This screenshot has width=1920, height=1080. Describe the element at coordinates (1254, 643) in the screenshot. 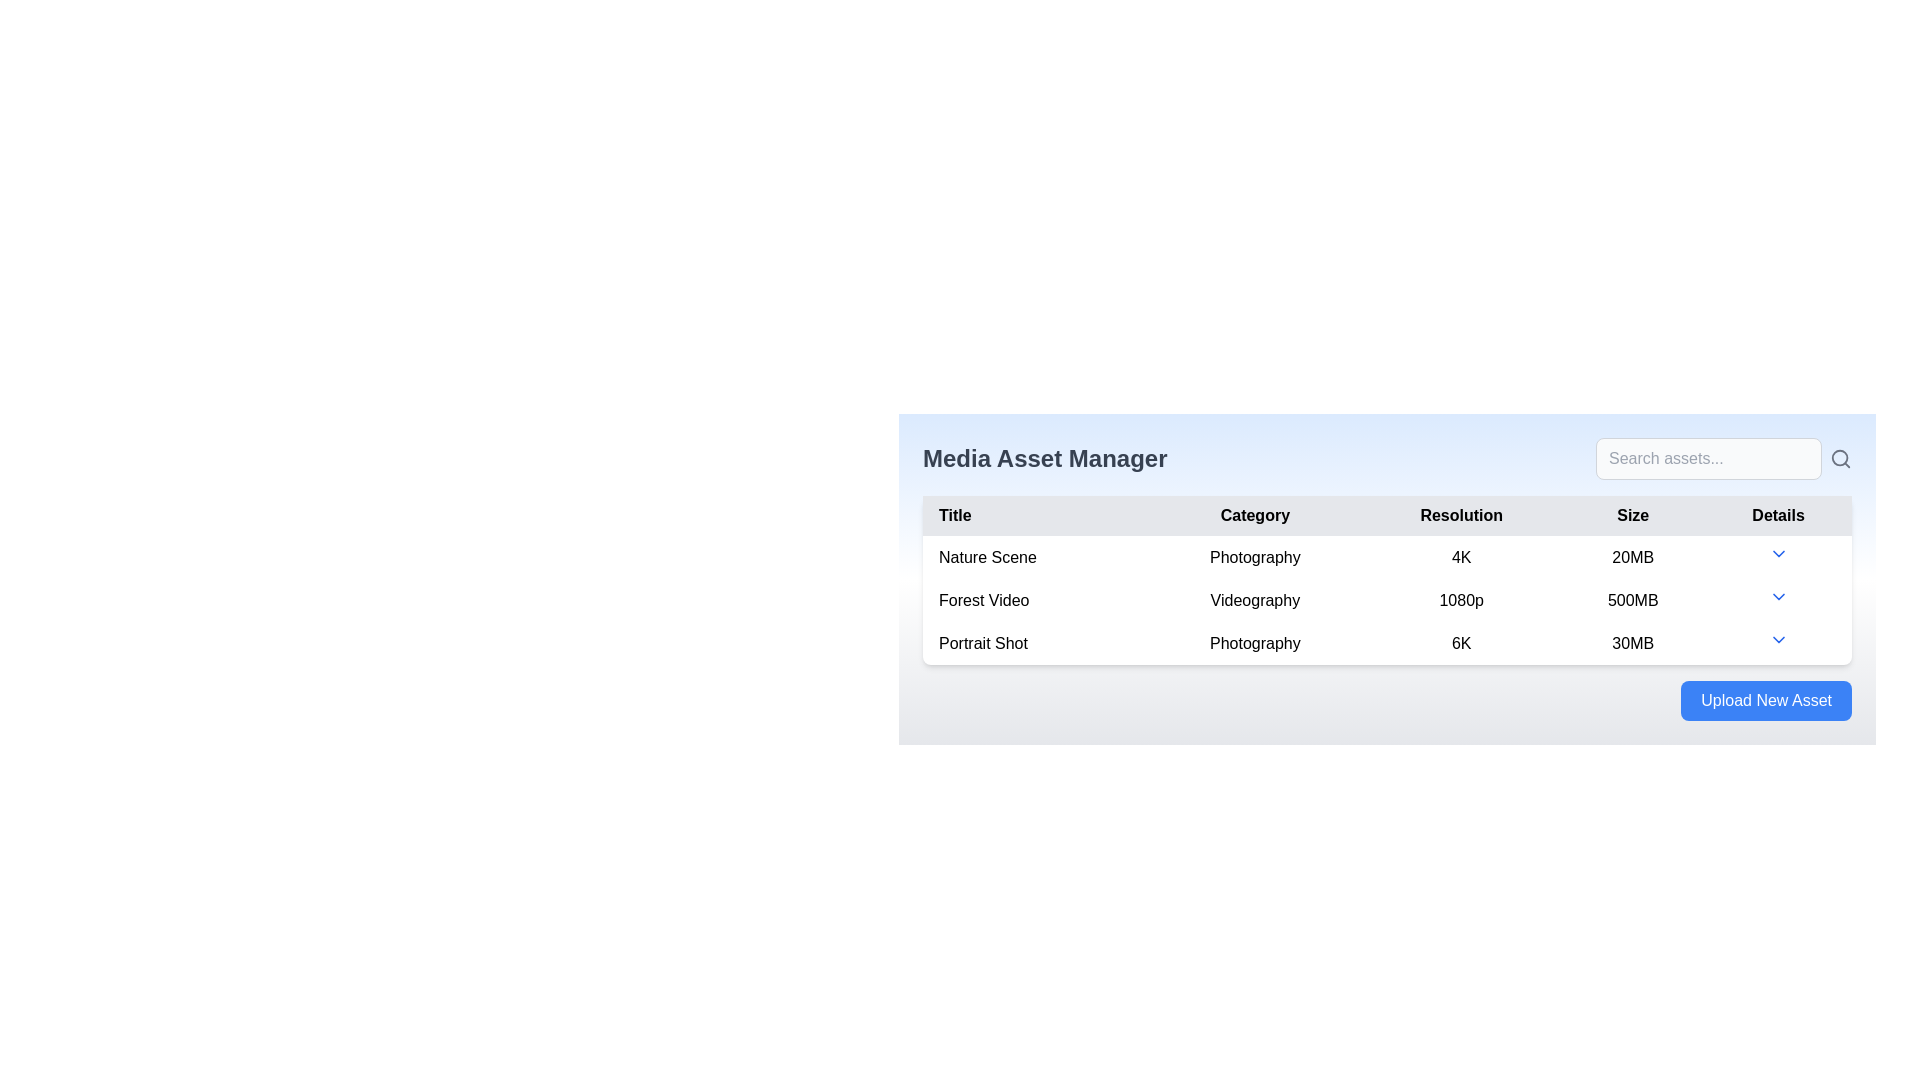

I see `the static text label displaying 'Photography' in the third row and second column of the 'Media Asset Manager'` at that location.